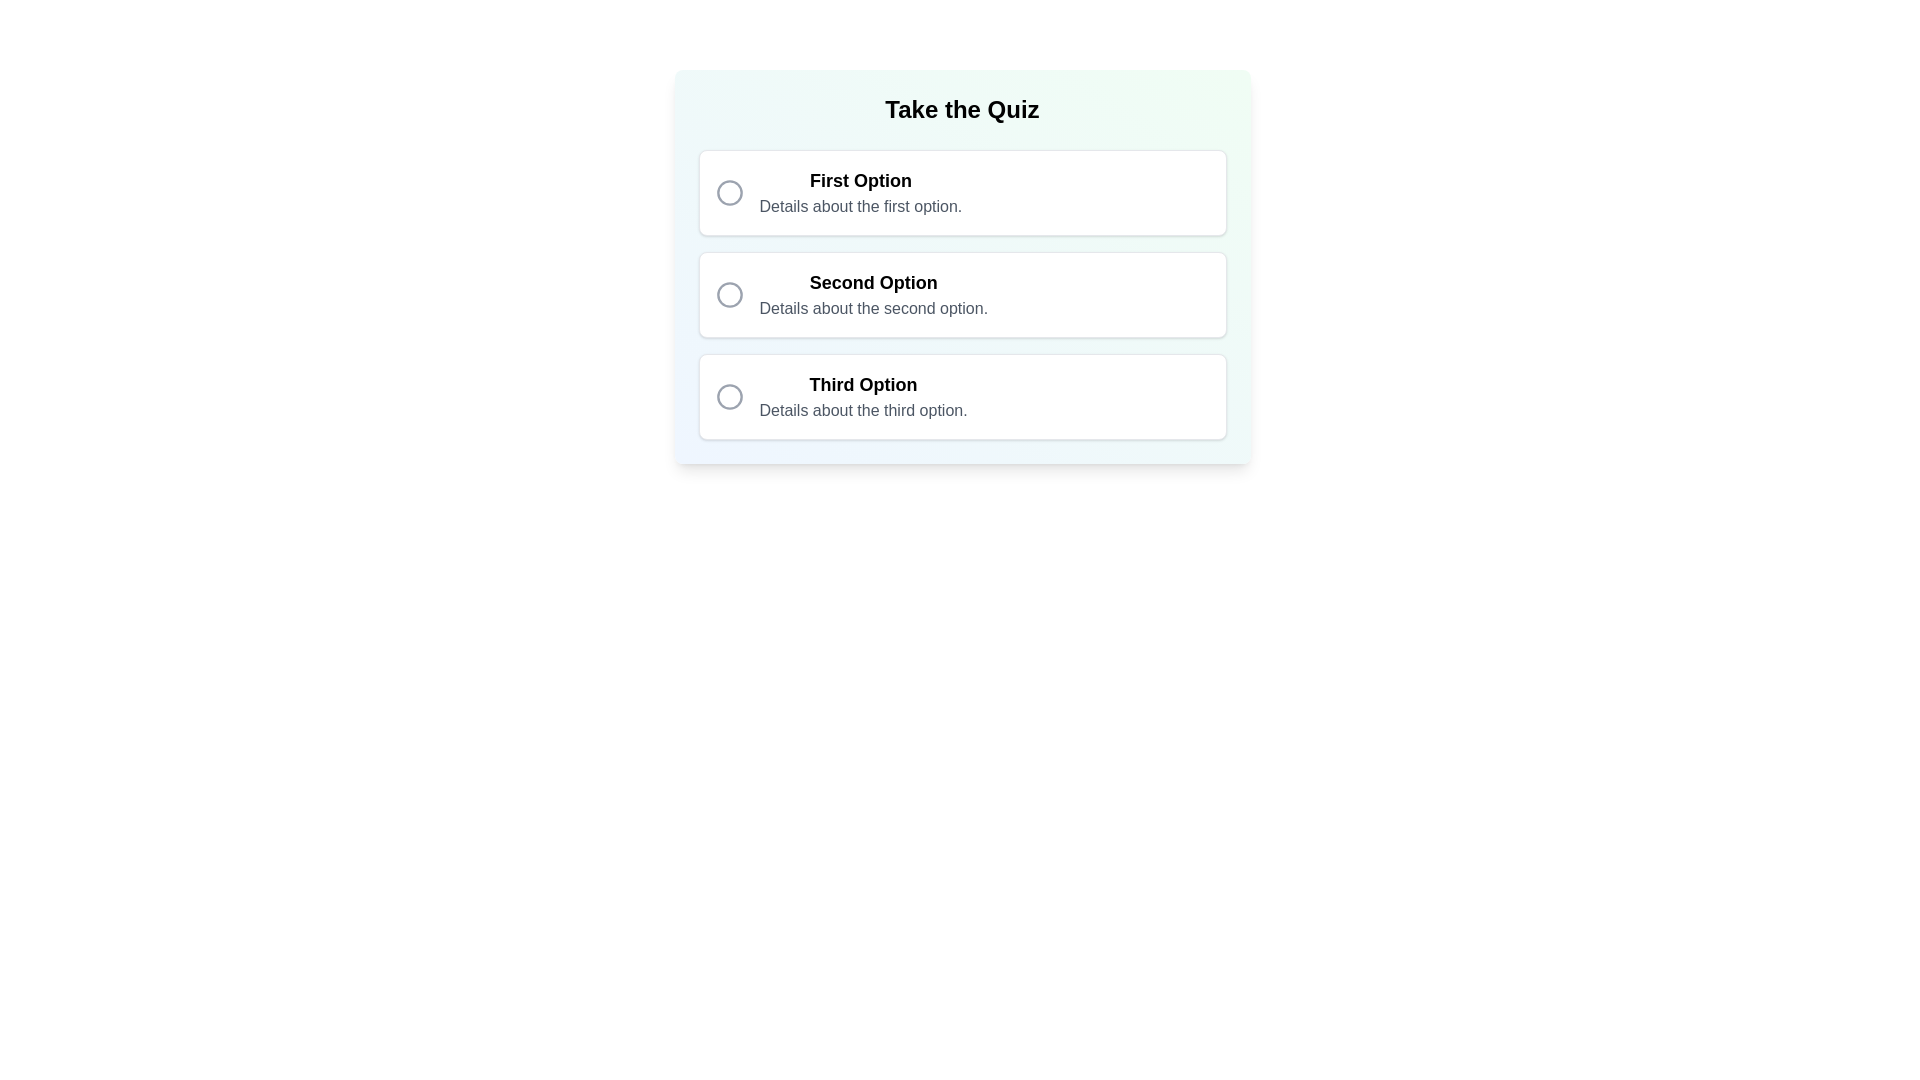  What do you see at coordinates (860, 192) in the screenshot?
I see `the selectable quiz option text located just below the 'Take the Quiz' header, which is the first item in the list of options` at bounding box center [860, 192].